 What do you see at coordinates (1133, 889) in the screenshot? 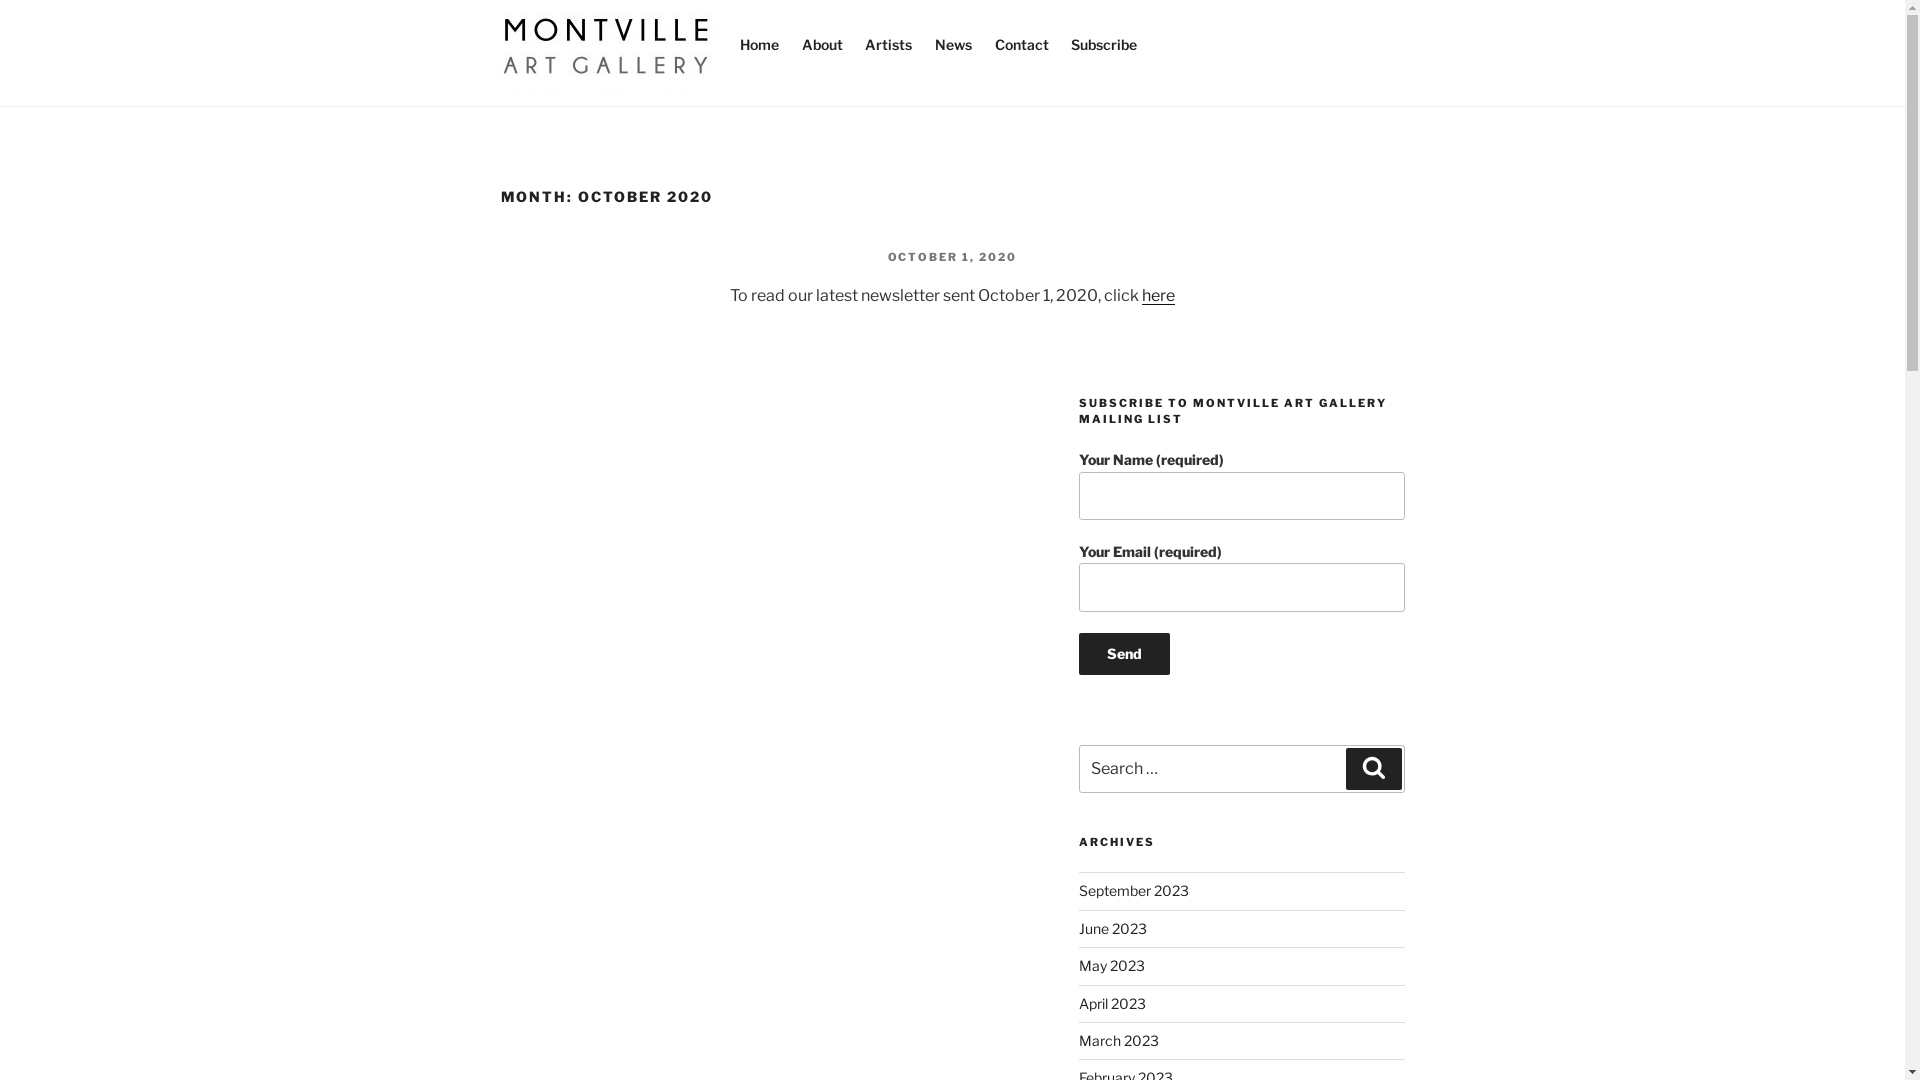
I see `'September 2023'` at bounding box center [1133, 889].